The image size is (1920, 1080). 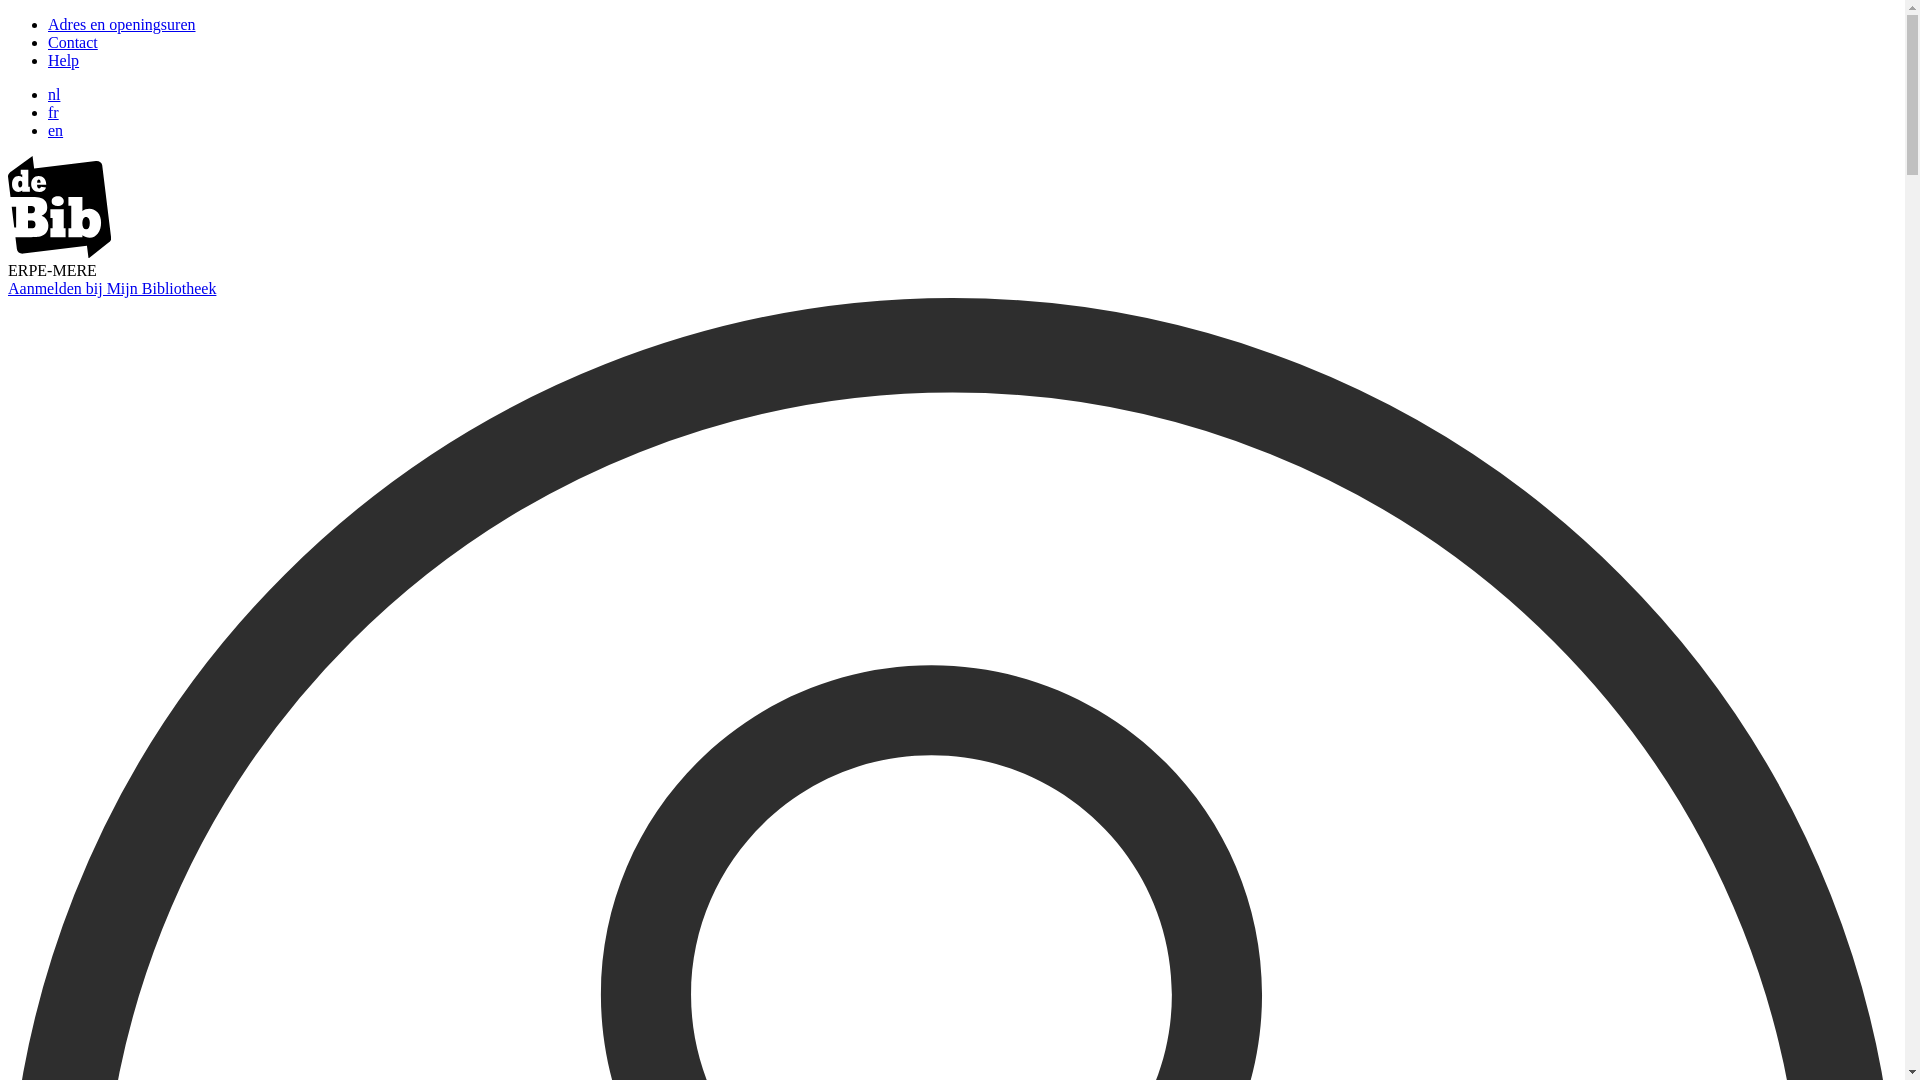 I want to click on 'Overslaan en naar zoeken gaan', so click(x=8, y=16).